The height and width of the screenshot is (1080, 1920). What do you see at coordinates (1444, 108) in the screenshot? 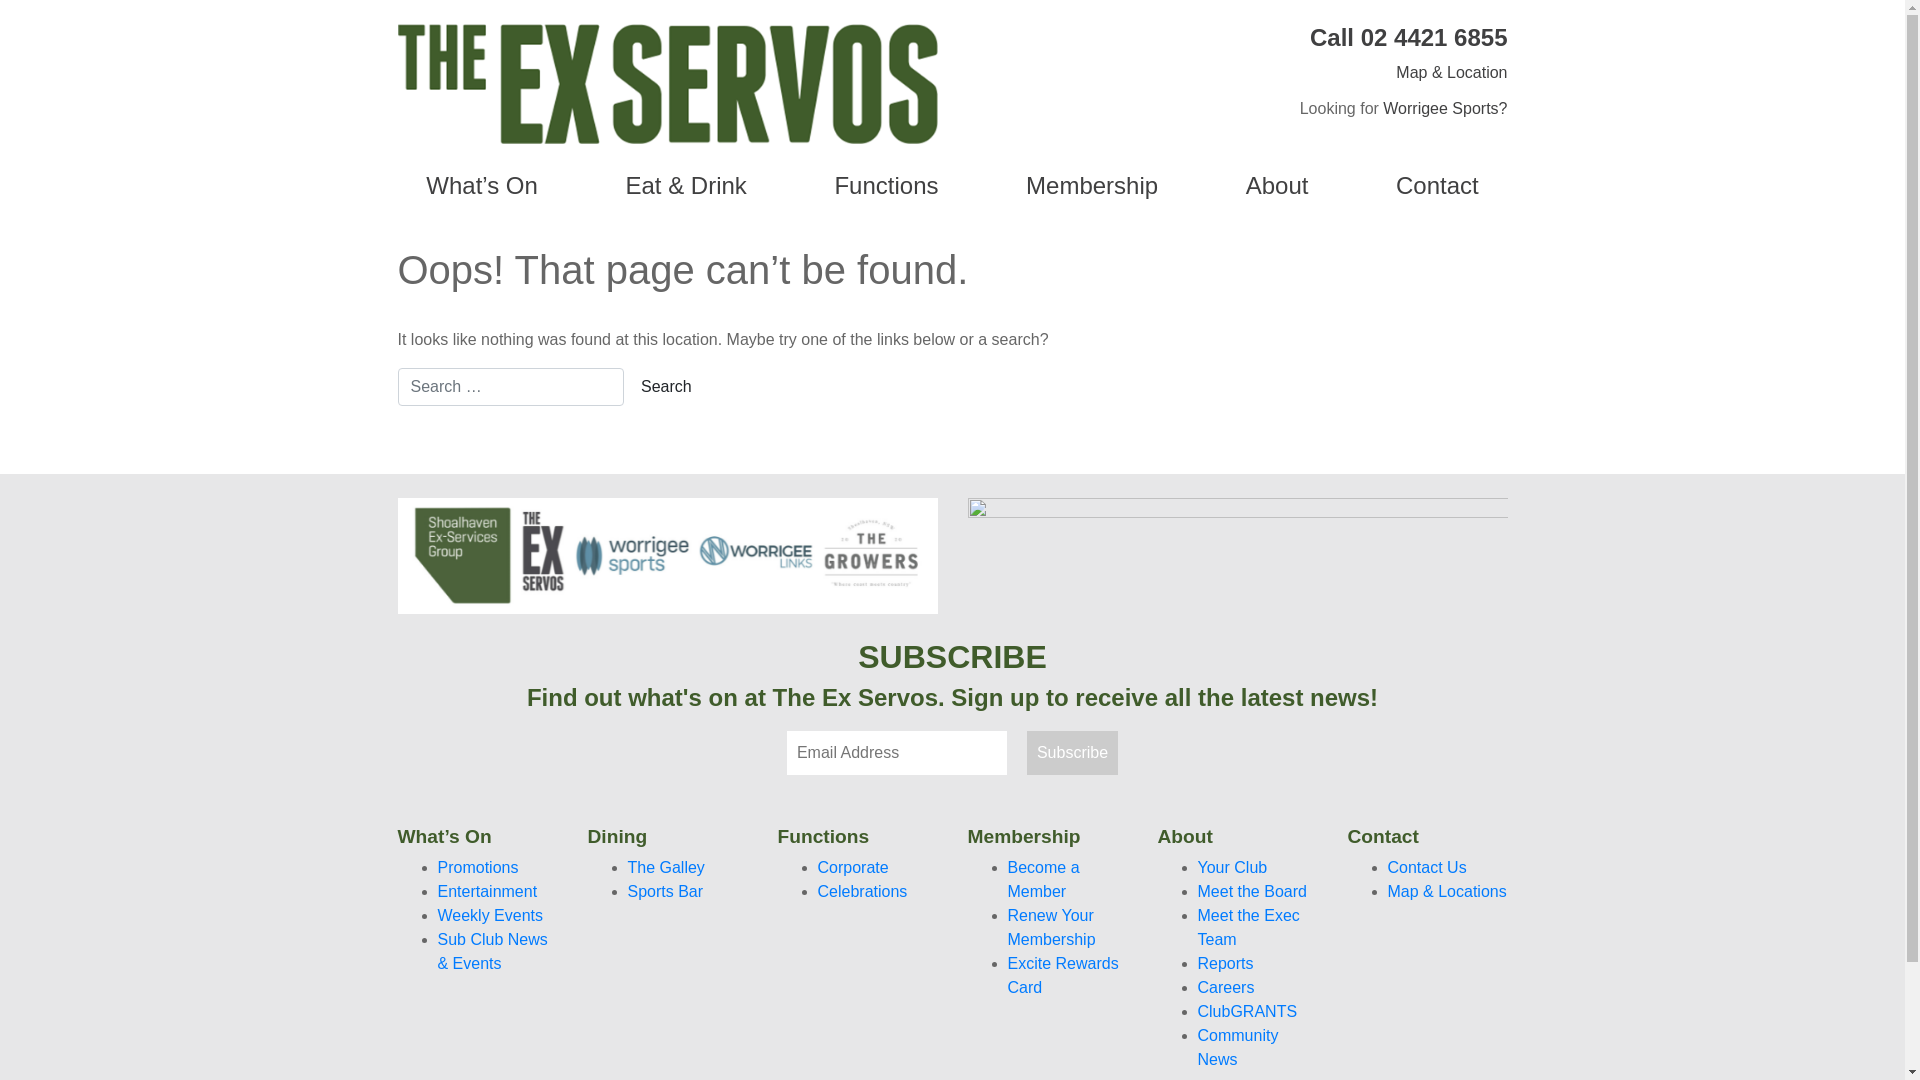
I see `'Worrigee Sports?'` at bounding box center [1444, 108].